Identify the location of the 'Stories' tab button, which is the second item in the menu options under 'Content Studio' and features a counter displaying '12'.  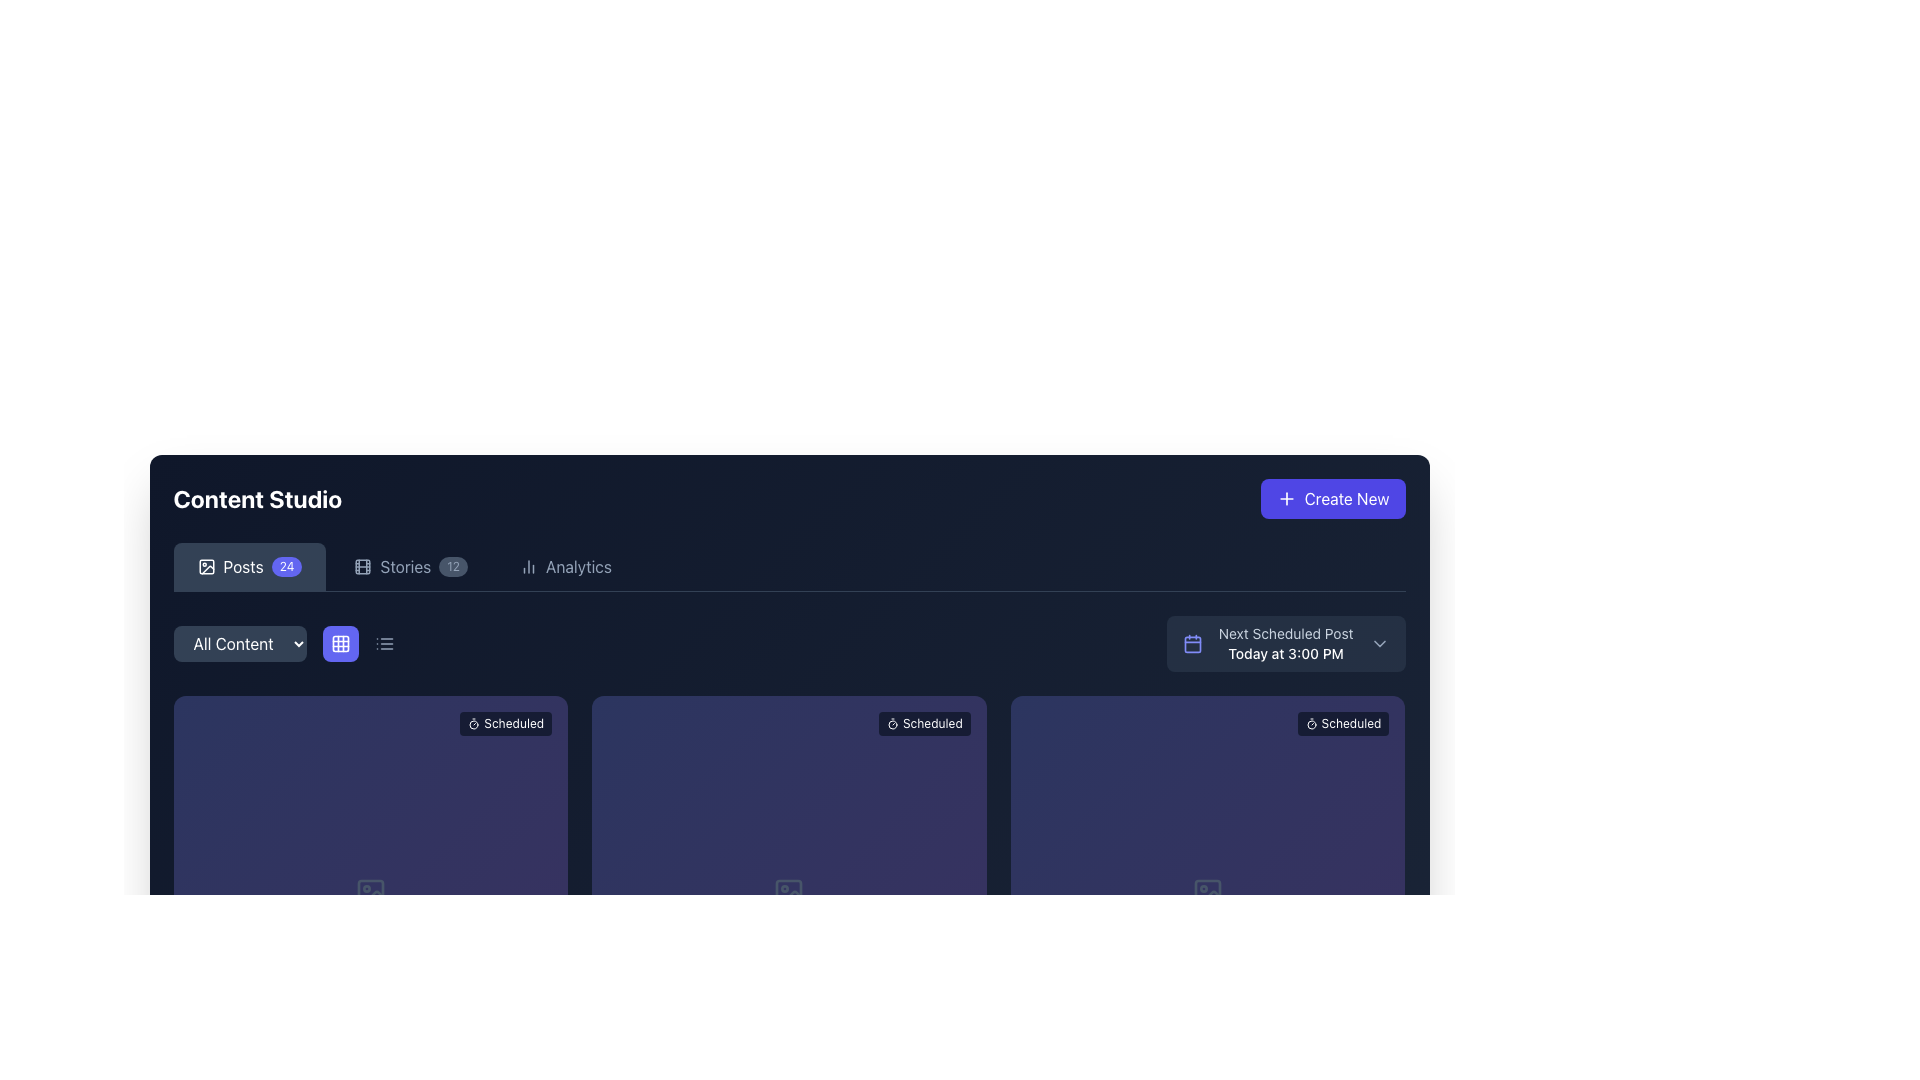
(410, 567).